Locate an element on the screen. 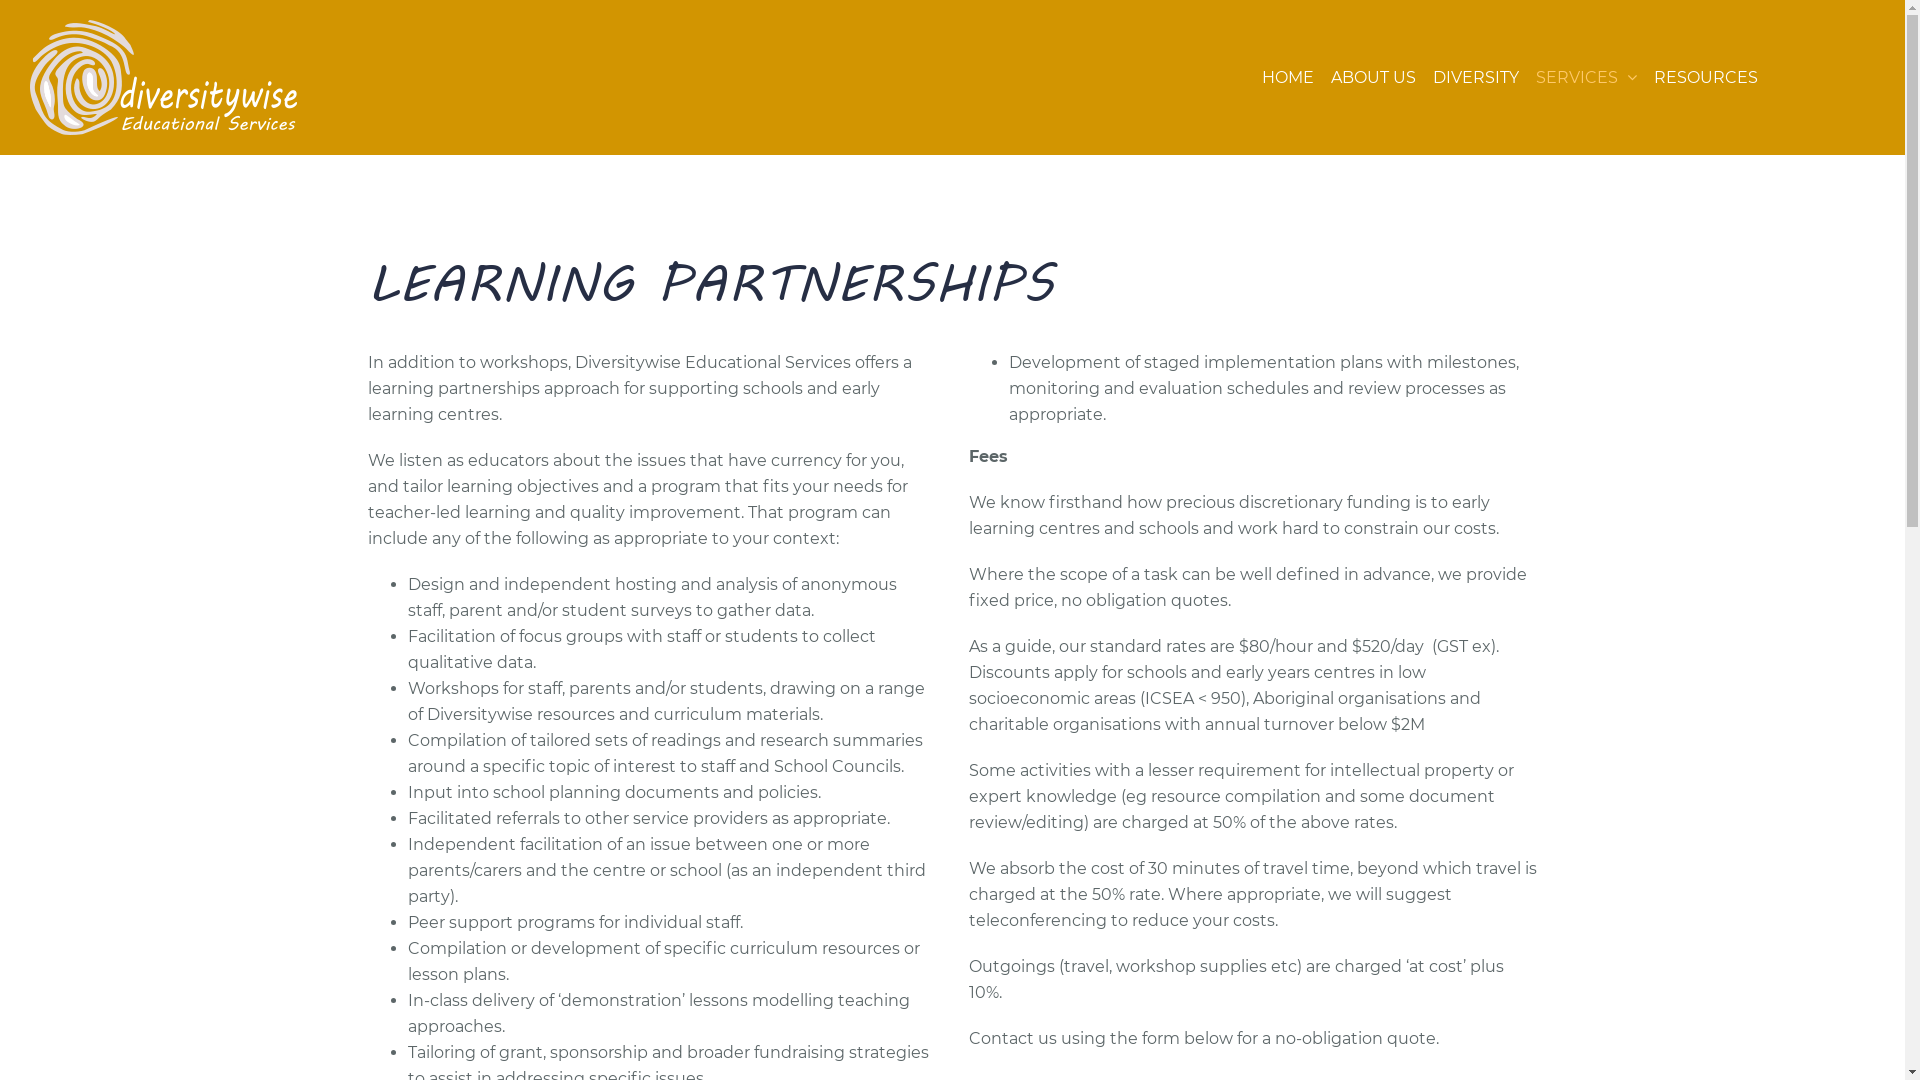 The height and width of the screenshot is (1080, 1920). 'SERVICES' is located at coordinates (1585, 76).